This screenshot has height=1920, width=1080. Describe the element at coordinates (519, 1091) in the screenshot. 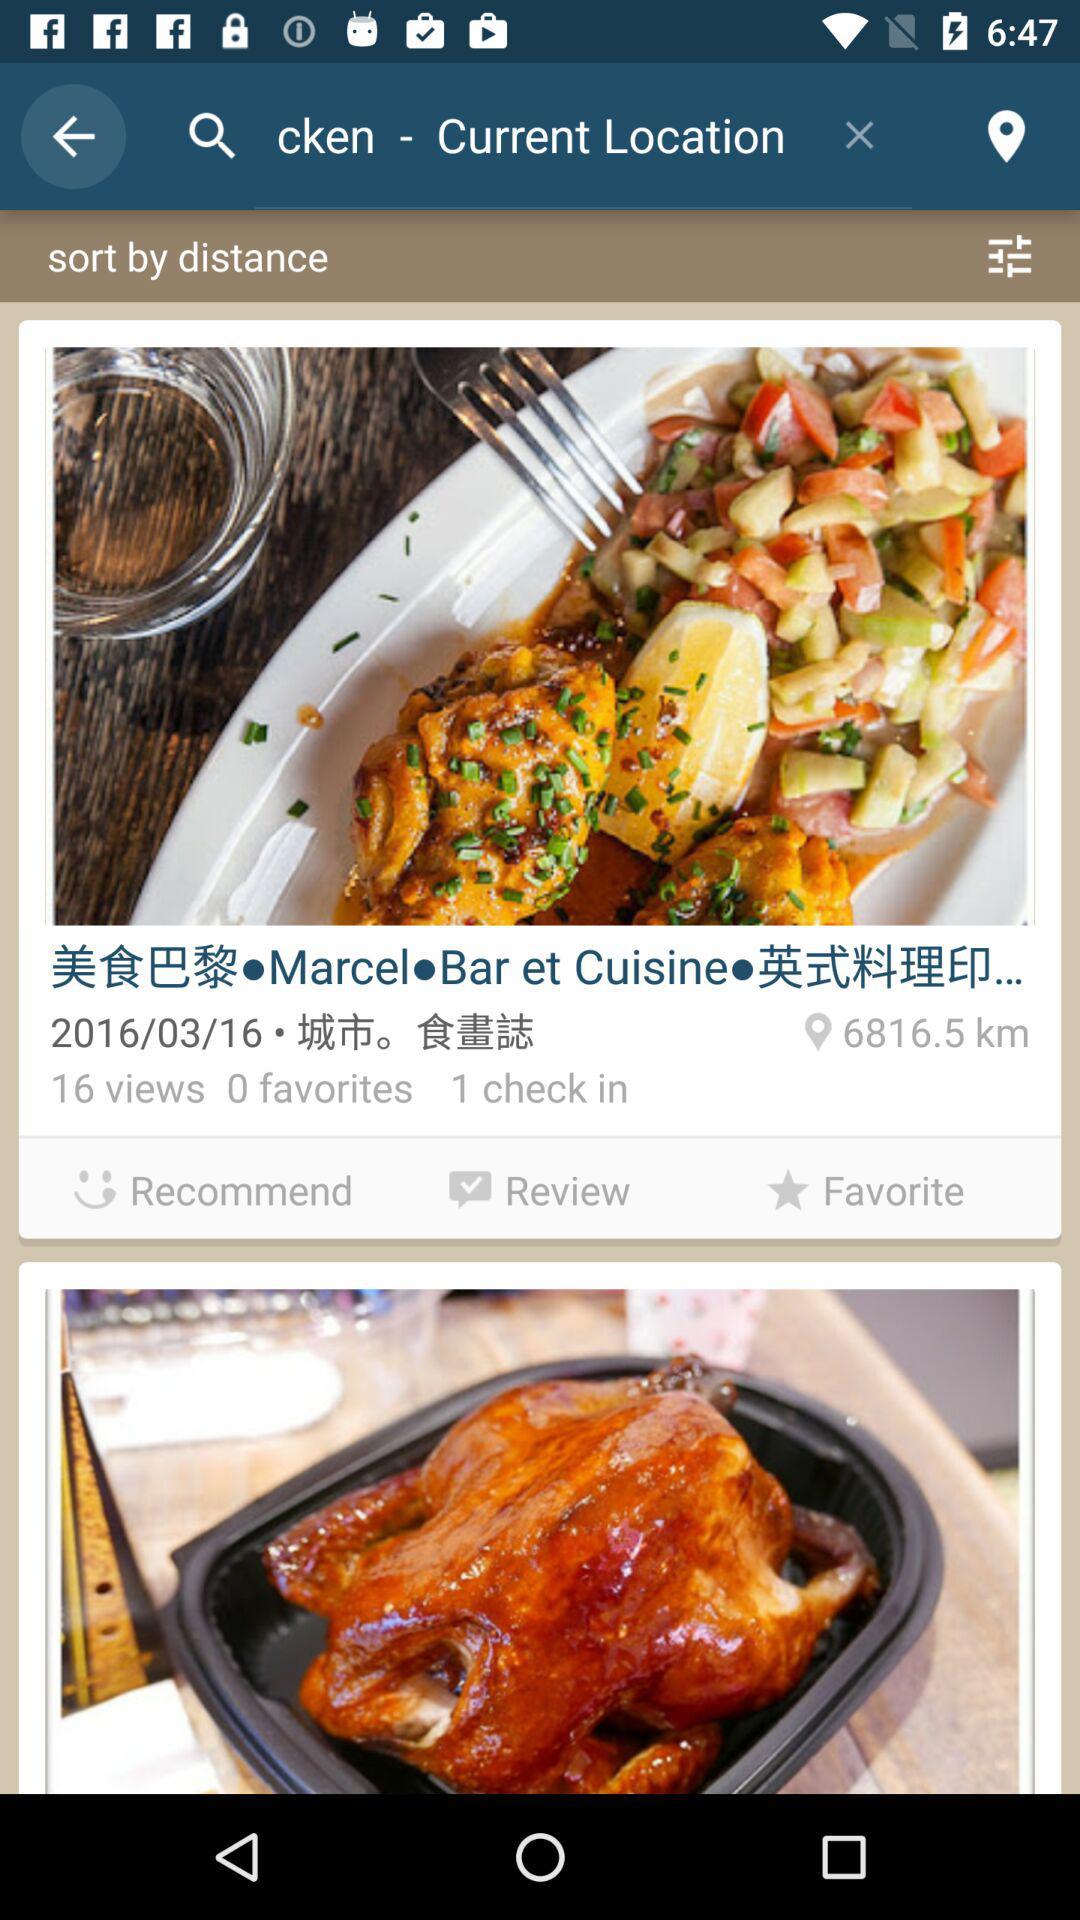

I see `app to the left of 6816.5 km app` at that location.